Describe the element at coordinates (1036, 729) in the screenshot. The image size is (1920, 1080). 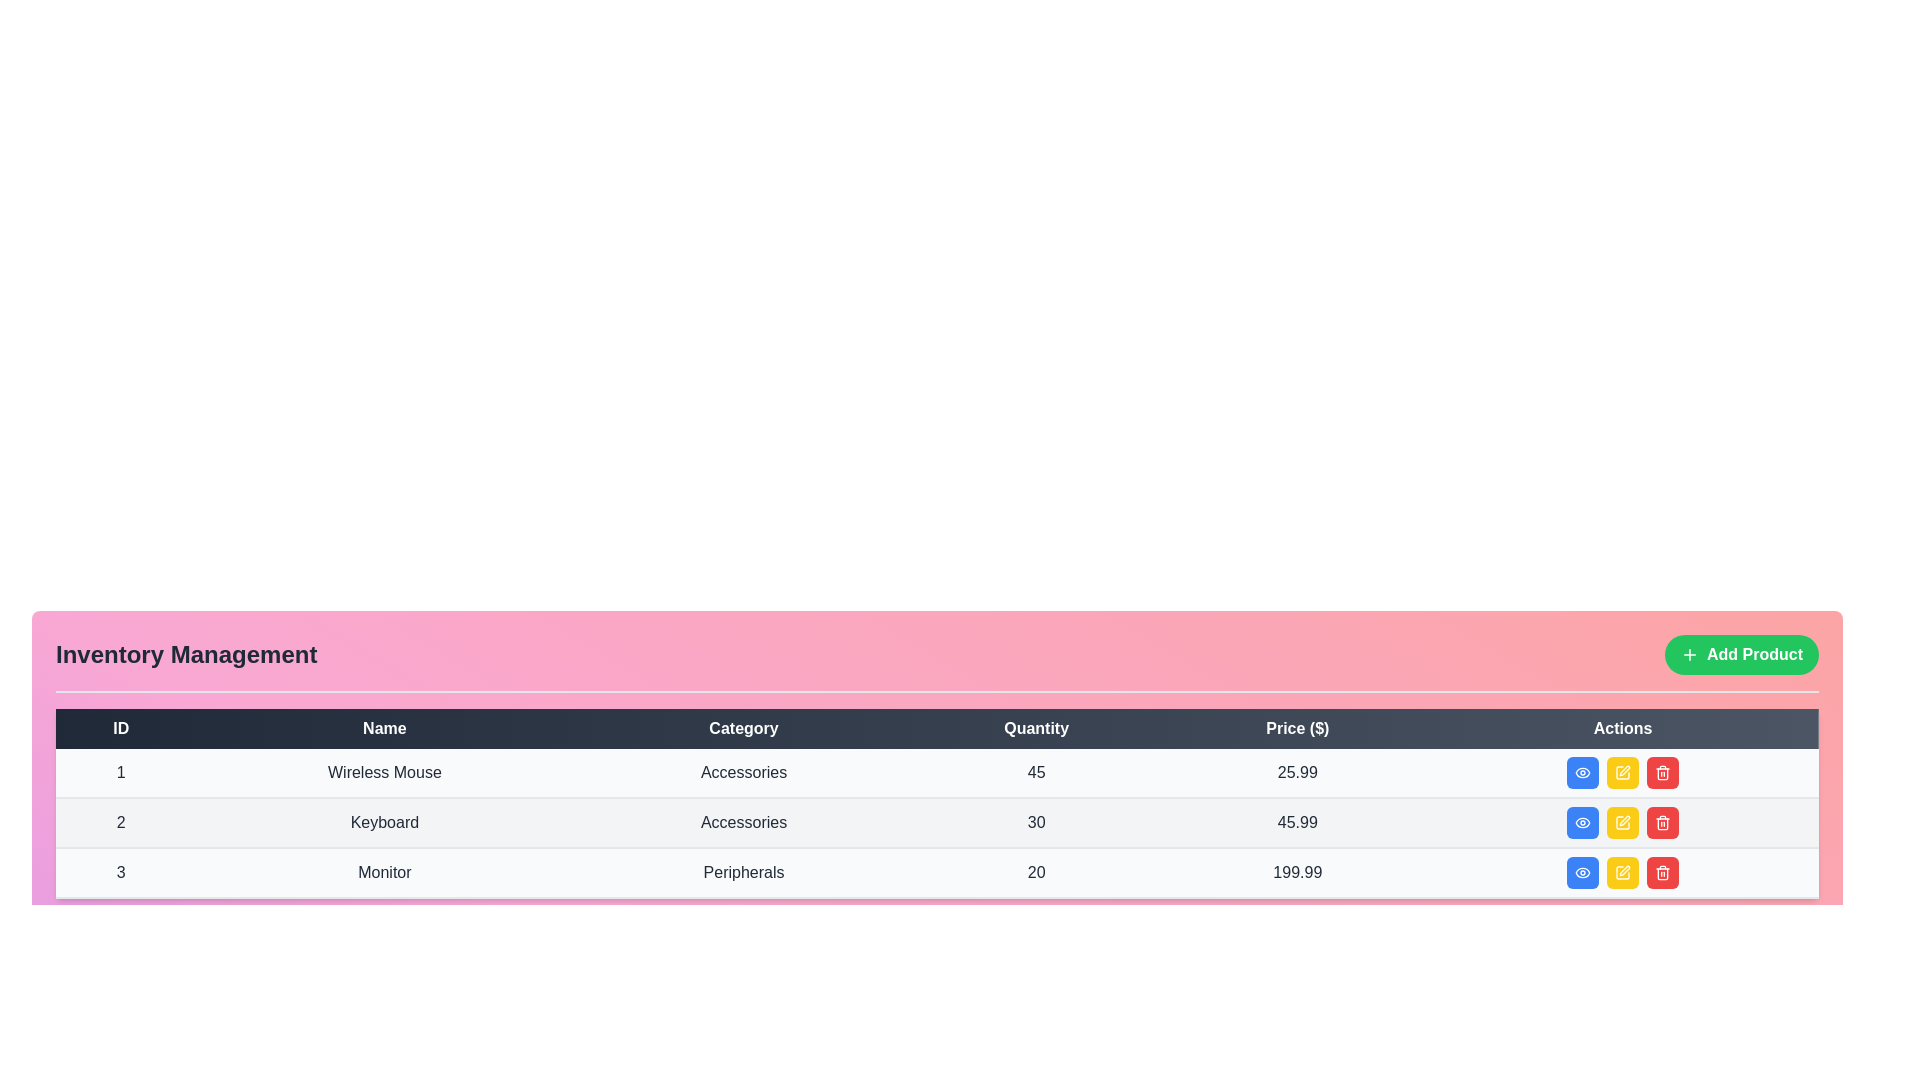
I see `the 'Quantity' text label, which is the fourth column header in a table layout, displaying white text on a dark background` at that location.